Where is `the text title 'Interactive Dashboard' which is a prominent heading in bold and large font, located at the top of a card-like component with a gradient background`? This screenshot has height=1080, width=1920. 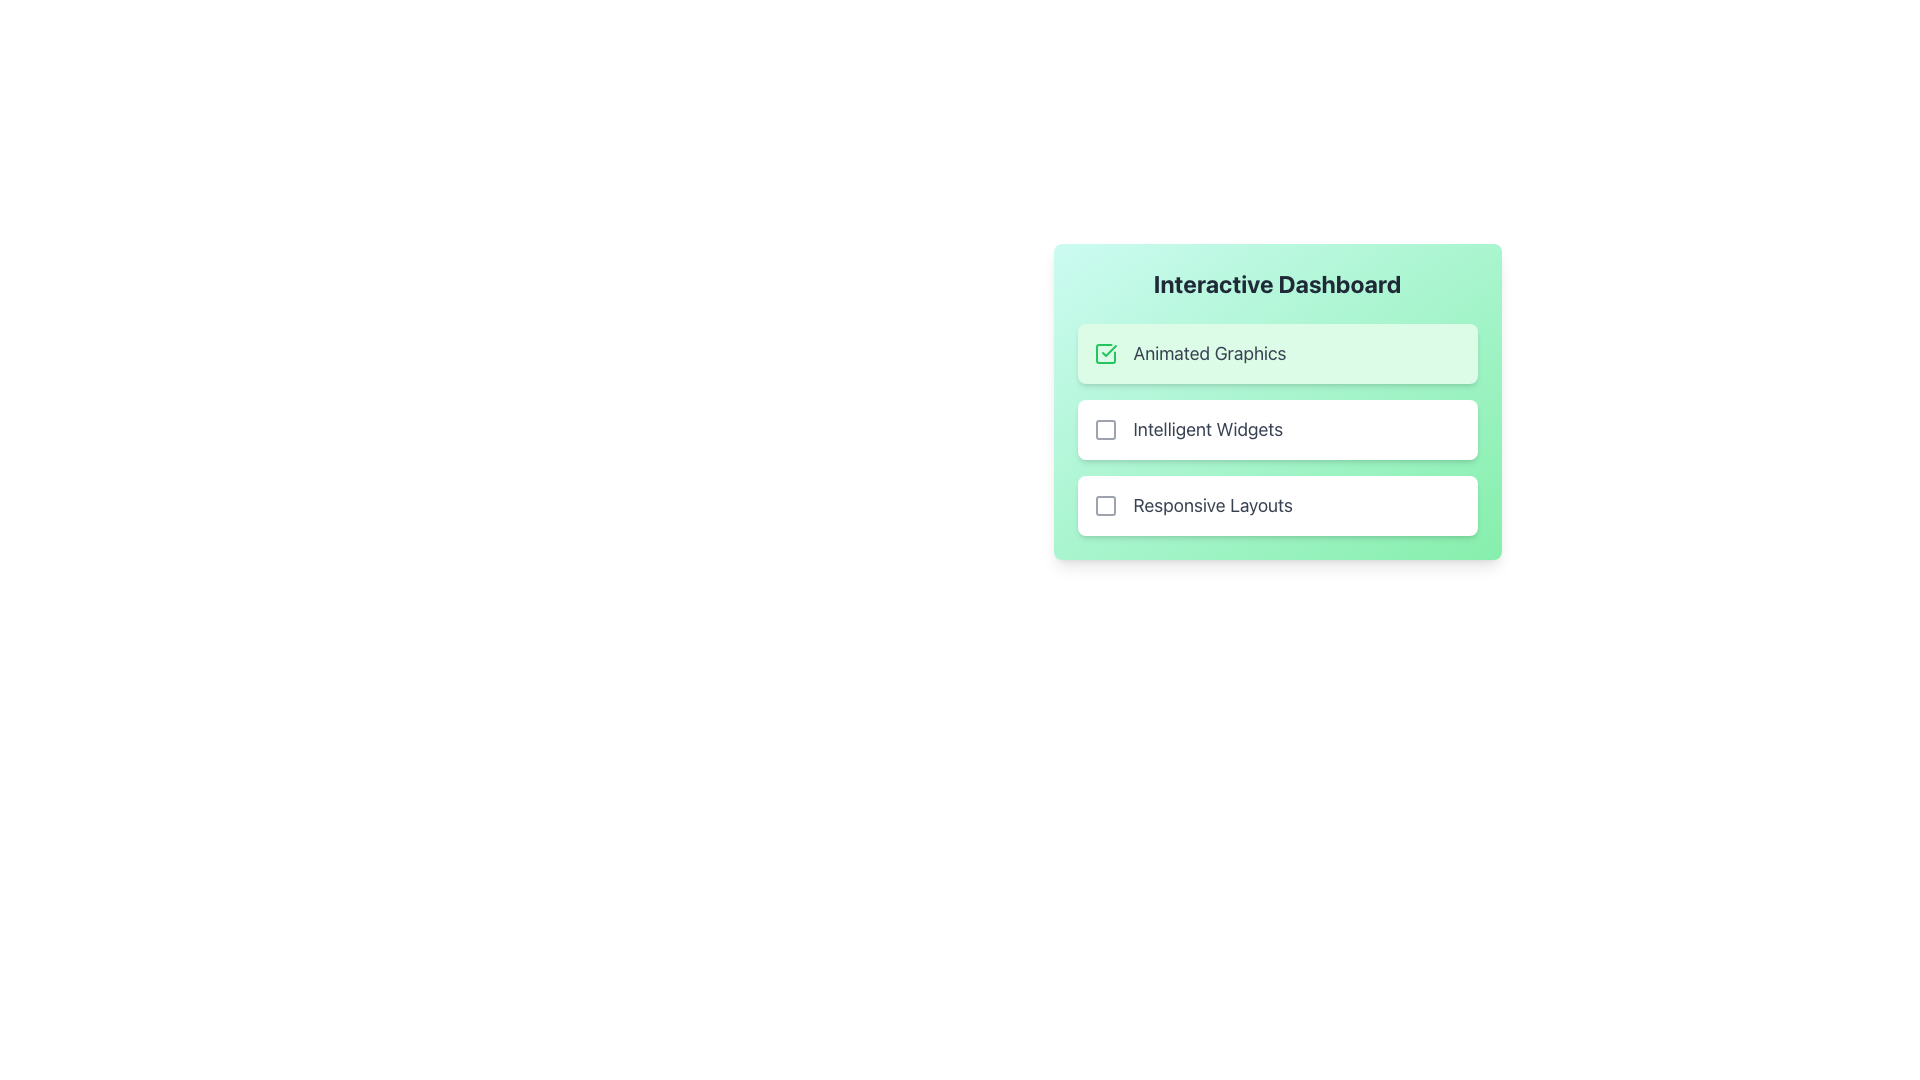
the text title 'Interactive Dashboard' which is a prominent heading in bold and large font, located at the top of a card-like component with a gradient background is located at coordinates (1276, 284).